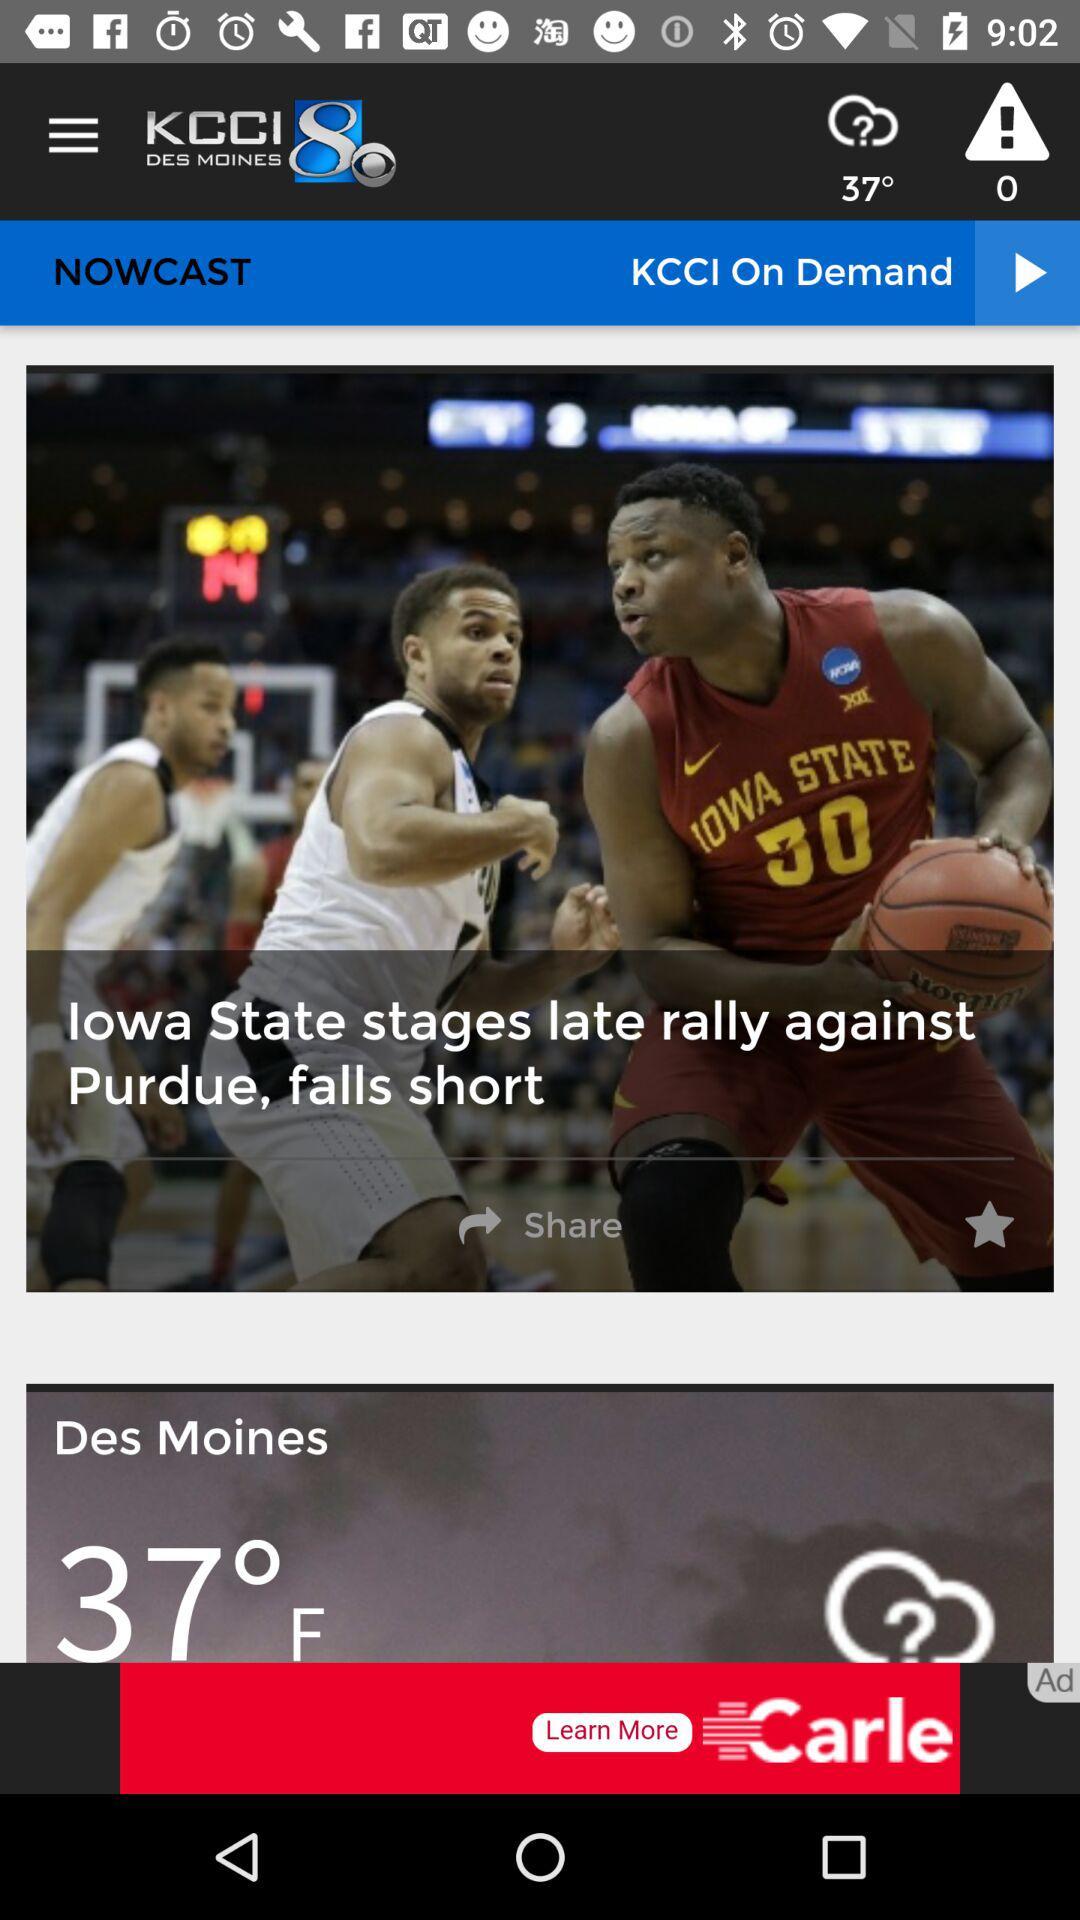 The image size is (1080, 1920). Describe the element at coordinates (540, 1727) in the screenshot. I see `see the advertisement` at that location.